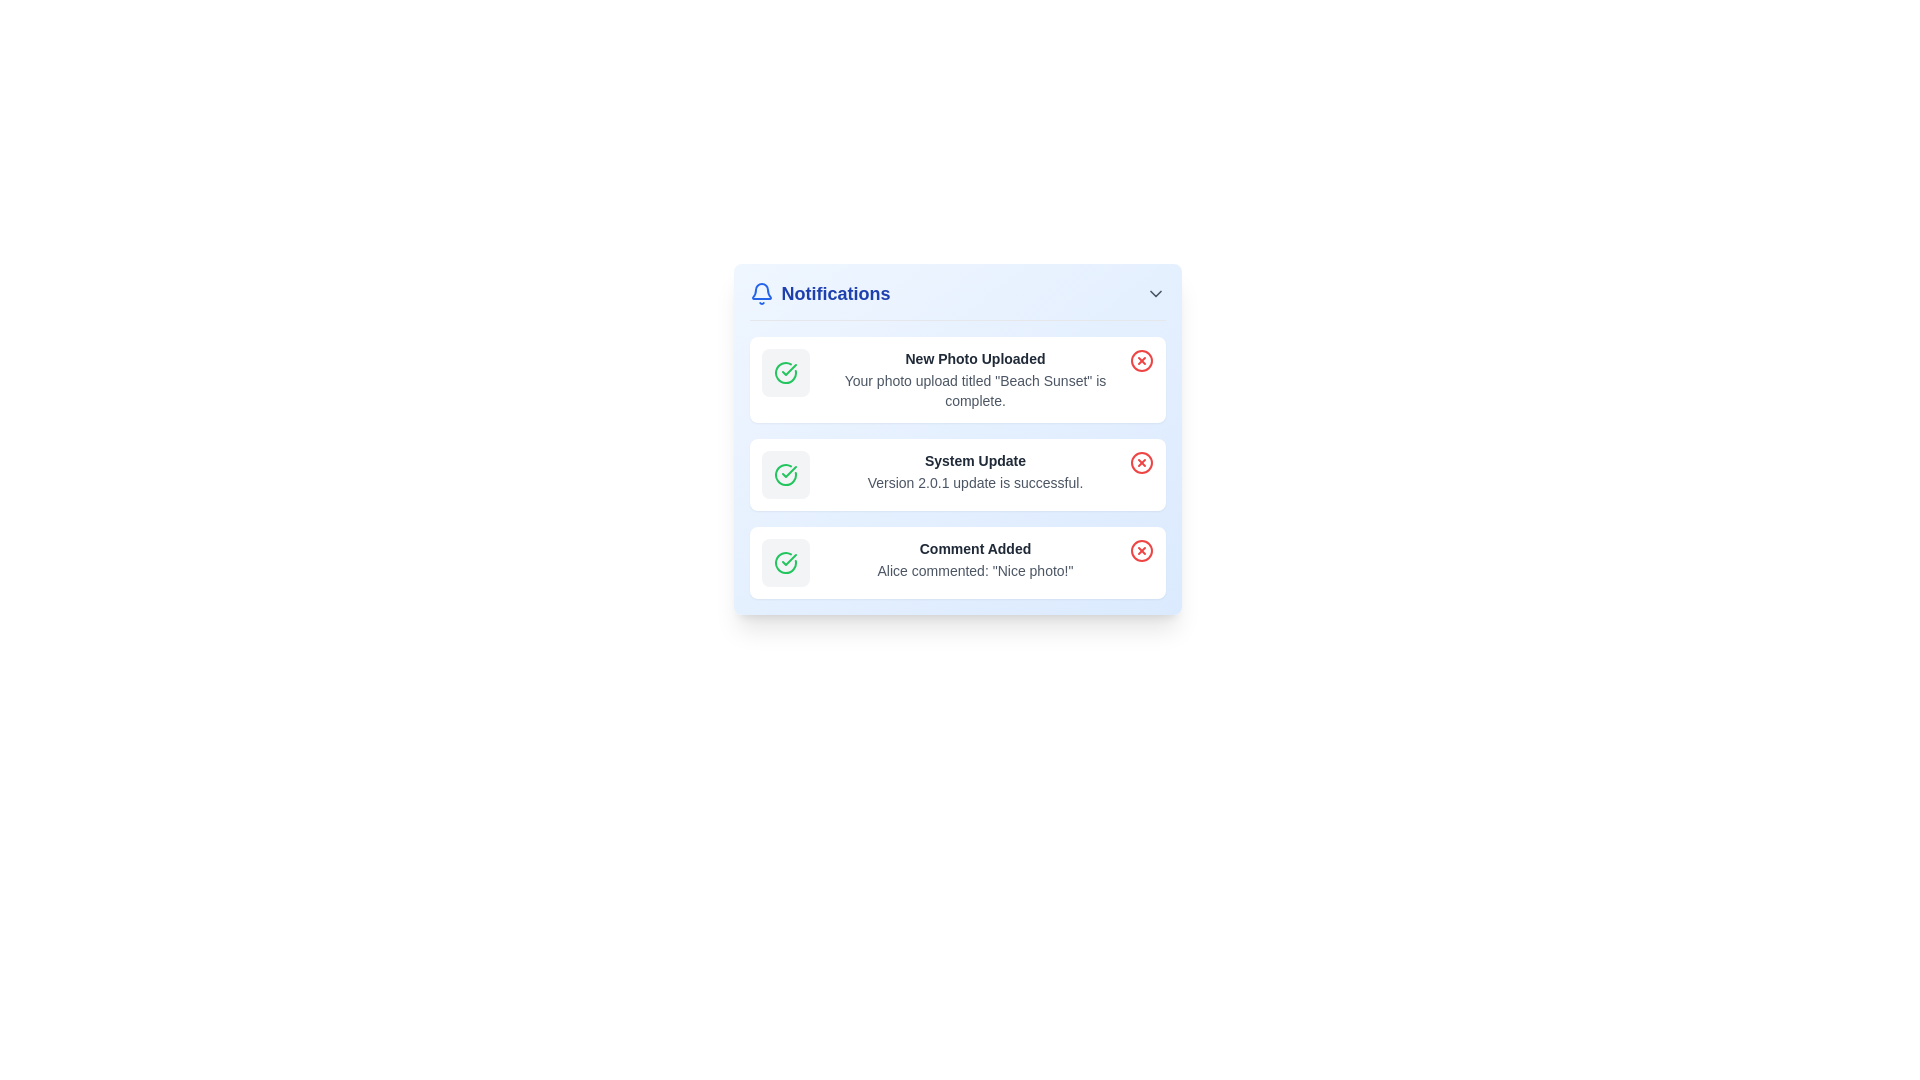  I want to click on the 'Notifications' text label, which is styled in bold blue font and positioned to the right of a bell icon at the top-left corner of the notification card, so click(835, 293).